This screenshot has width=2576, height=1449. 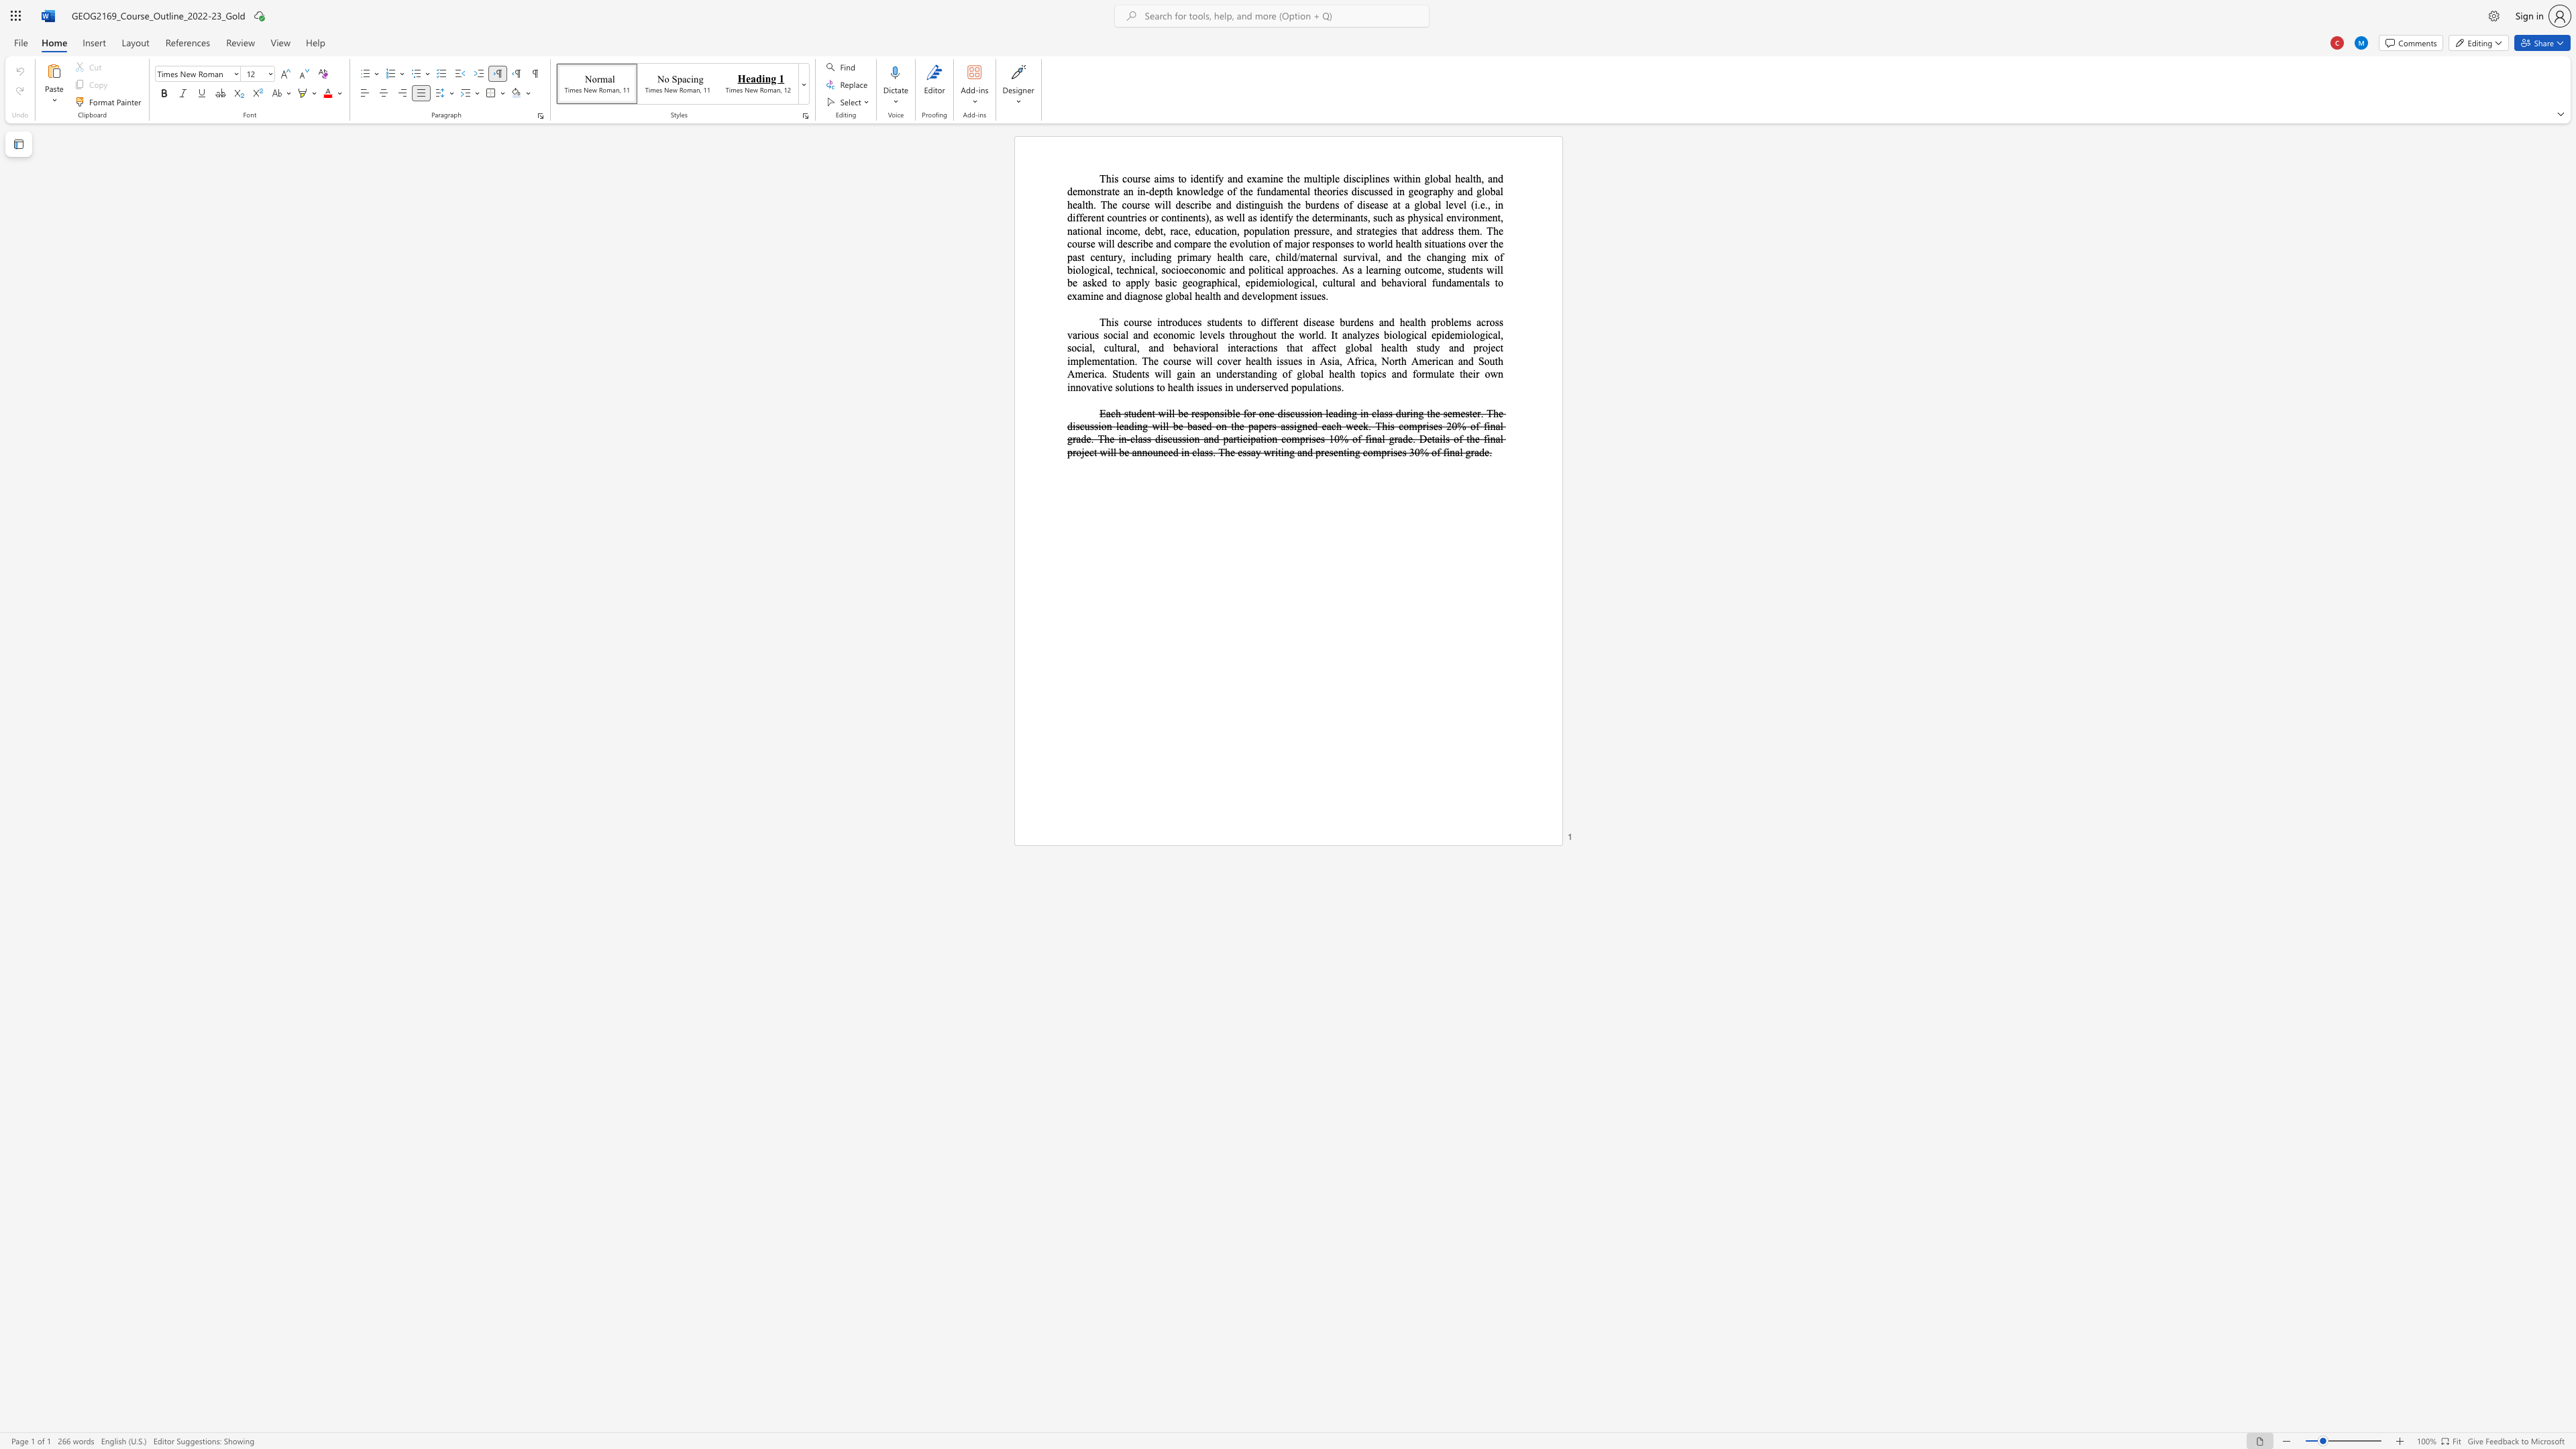 What do you see at coordinates (1141, 282) in the screenshot?
I see `the 3th character "l" in the text` at bounding box center [1141, 282].